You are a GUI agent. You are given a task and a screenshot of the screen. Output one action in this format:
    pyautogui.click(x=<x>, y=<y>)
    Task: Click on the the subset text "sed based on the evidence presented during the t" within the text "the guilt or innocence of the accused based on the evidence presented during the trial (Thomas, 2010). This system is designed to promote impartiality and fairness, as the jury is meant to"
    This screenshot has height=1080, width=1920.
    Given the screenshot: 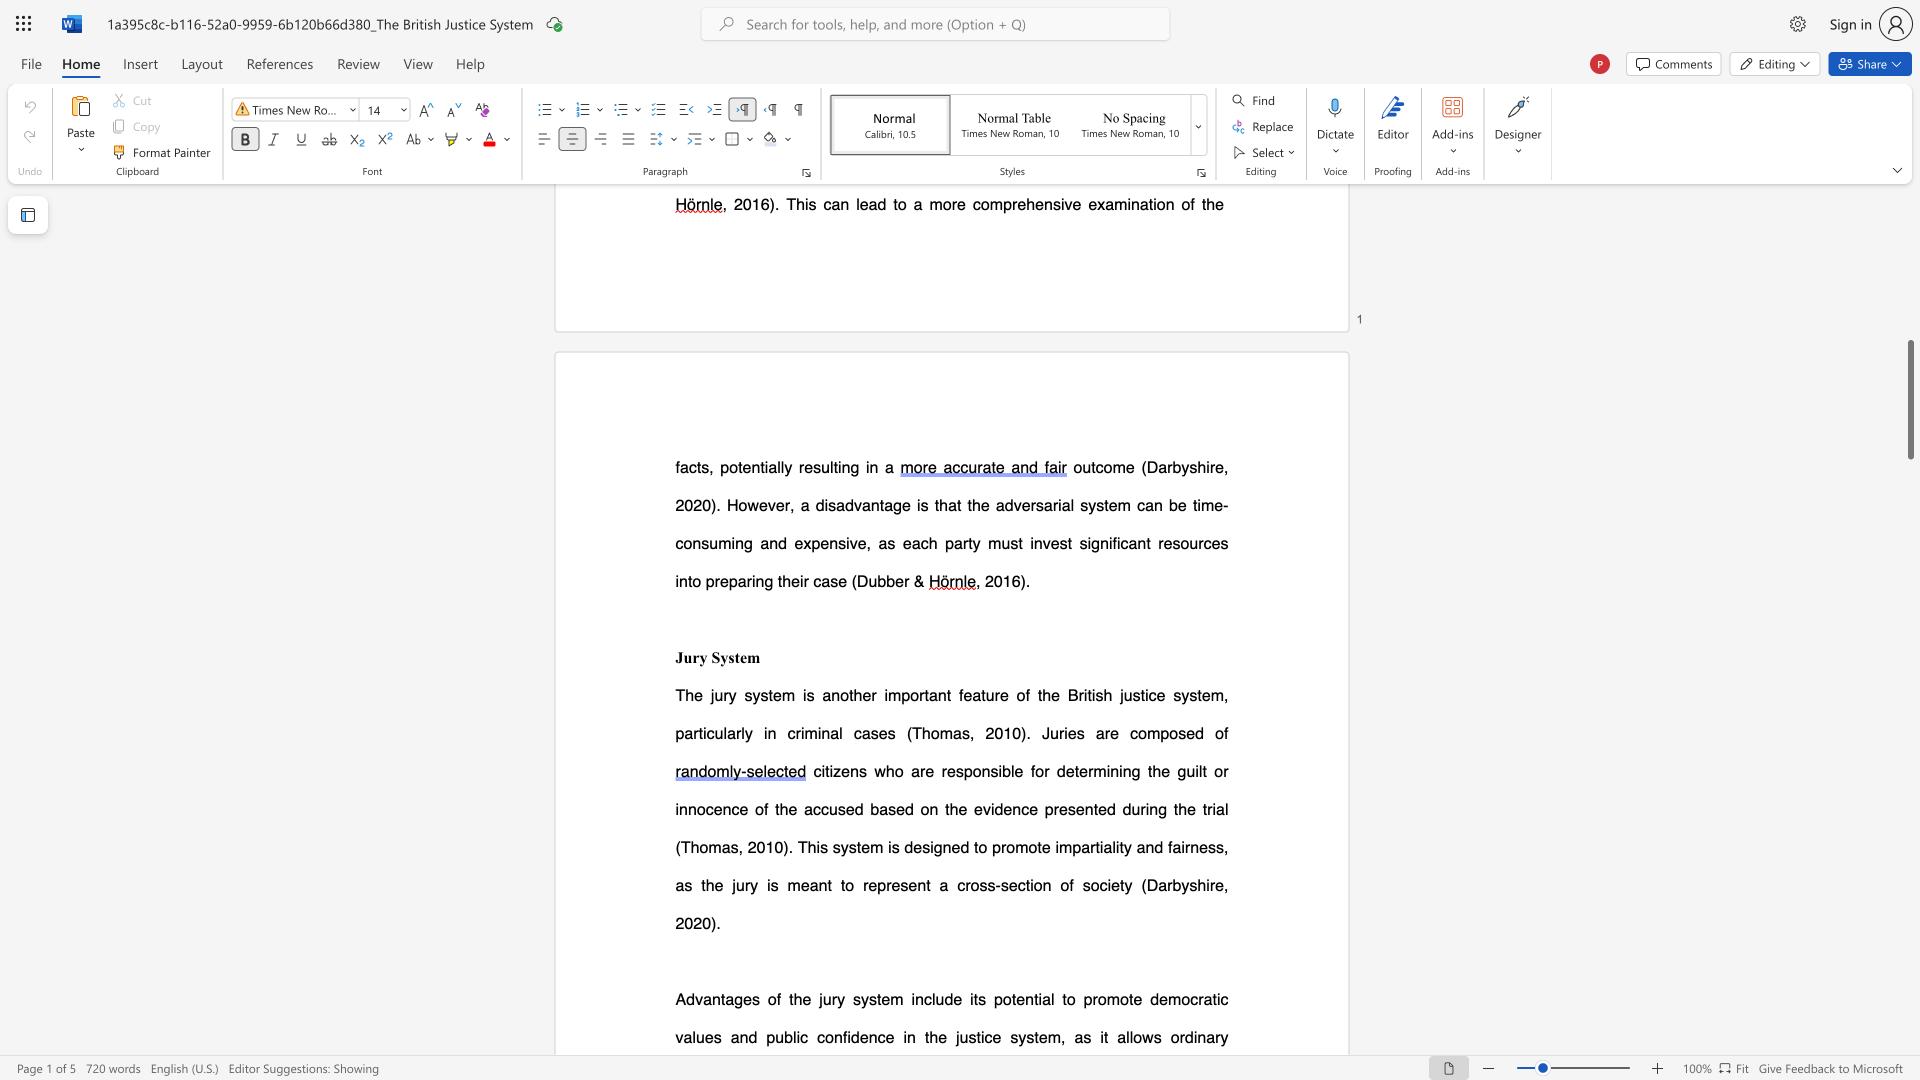 What is the action you would take?
    pyautogui.click(x=837, y=808)
    